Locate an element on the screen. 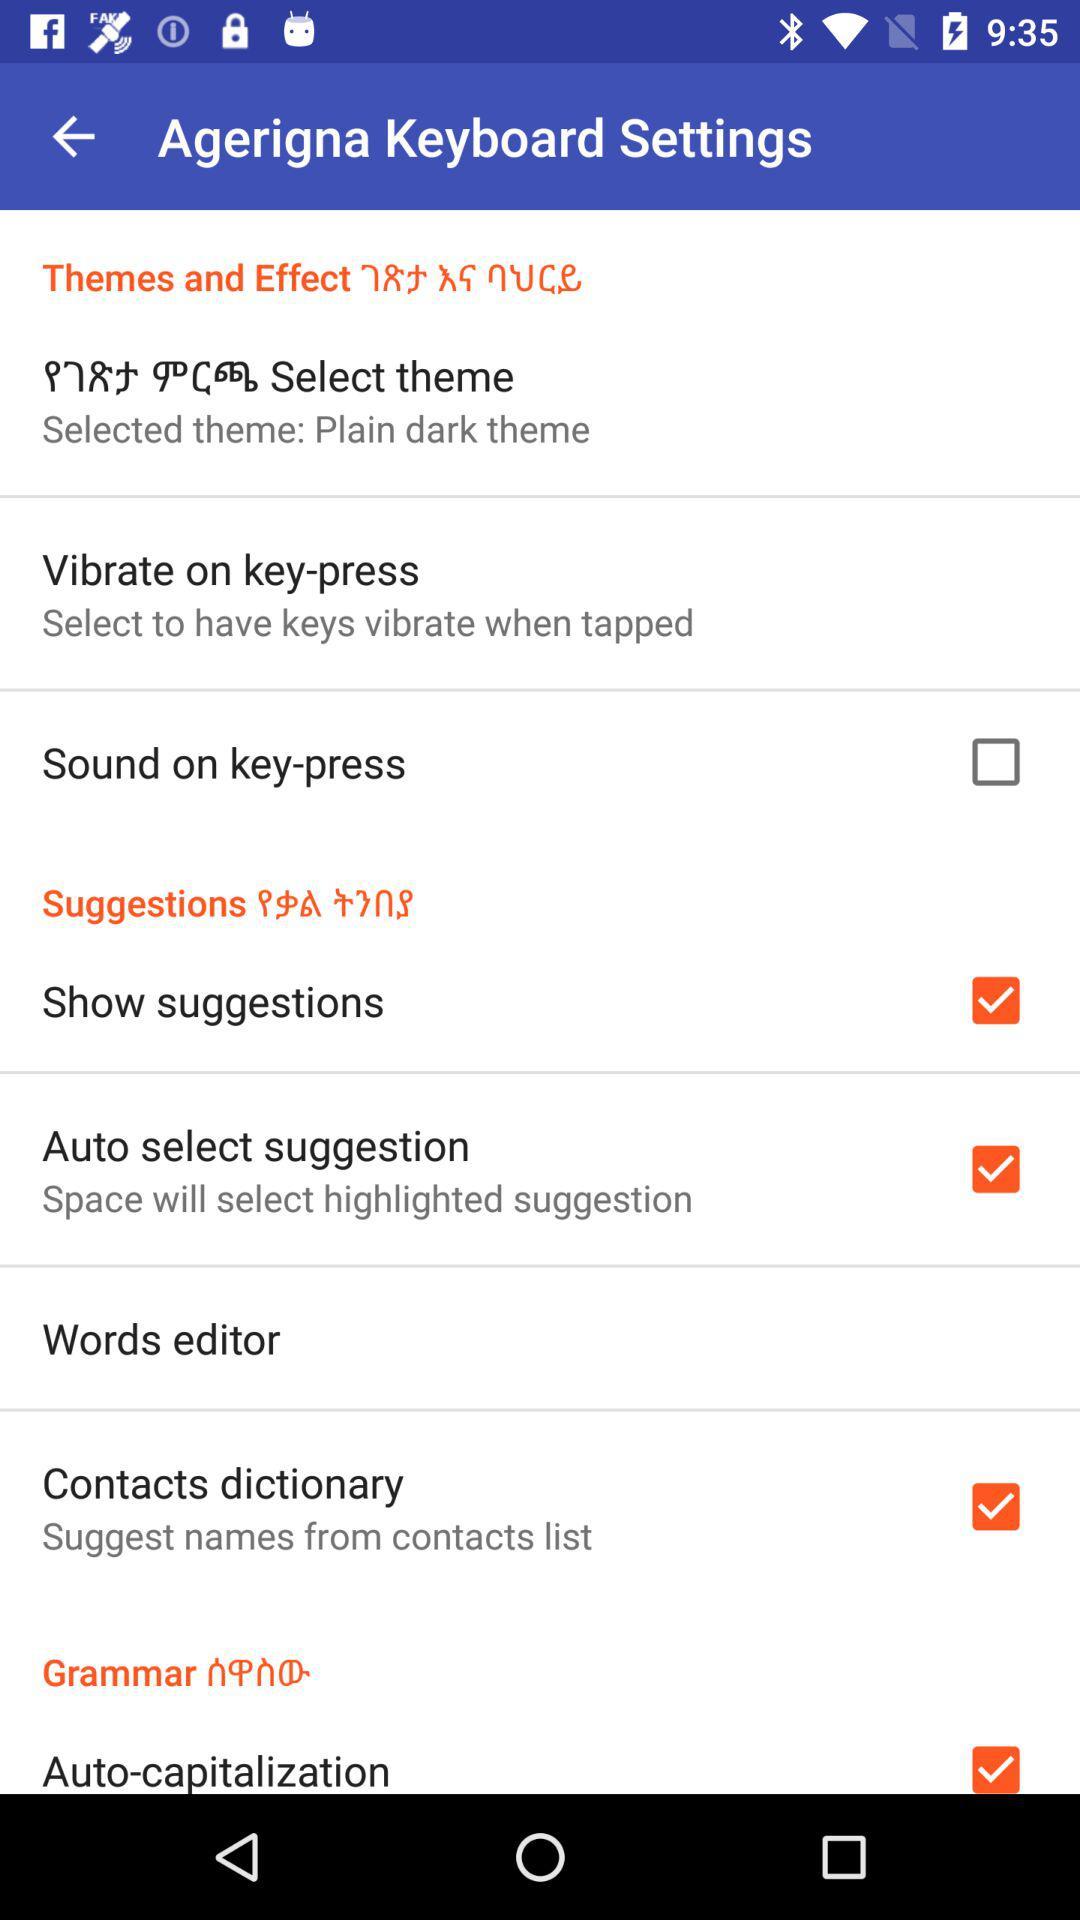 The width and height of the screenshot is (1080, 1920). the icon above words editor is located at coordinates (367, 1197).